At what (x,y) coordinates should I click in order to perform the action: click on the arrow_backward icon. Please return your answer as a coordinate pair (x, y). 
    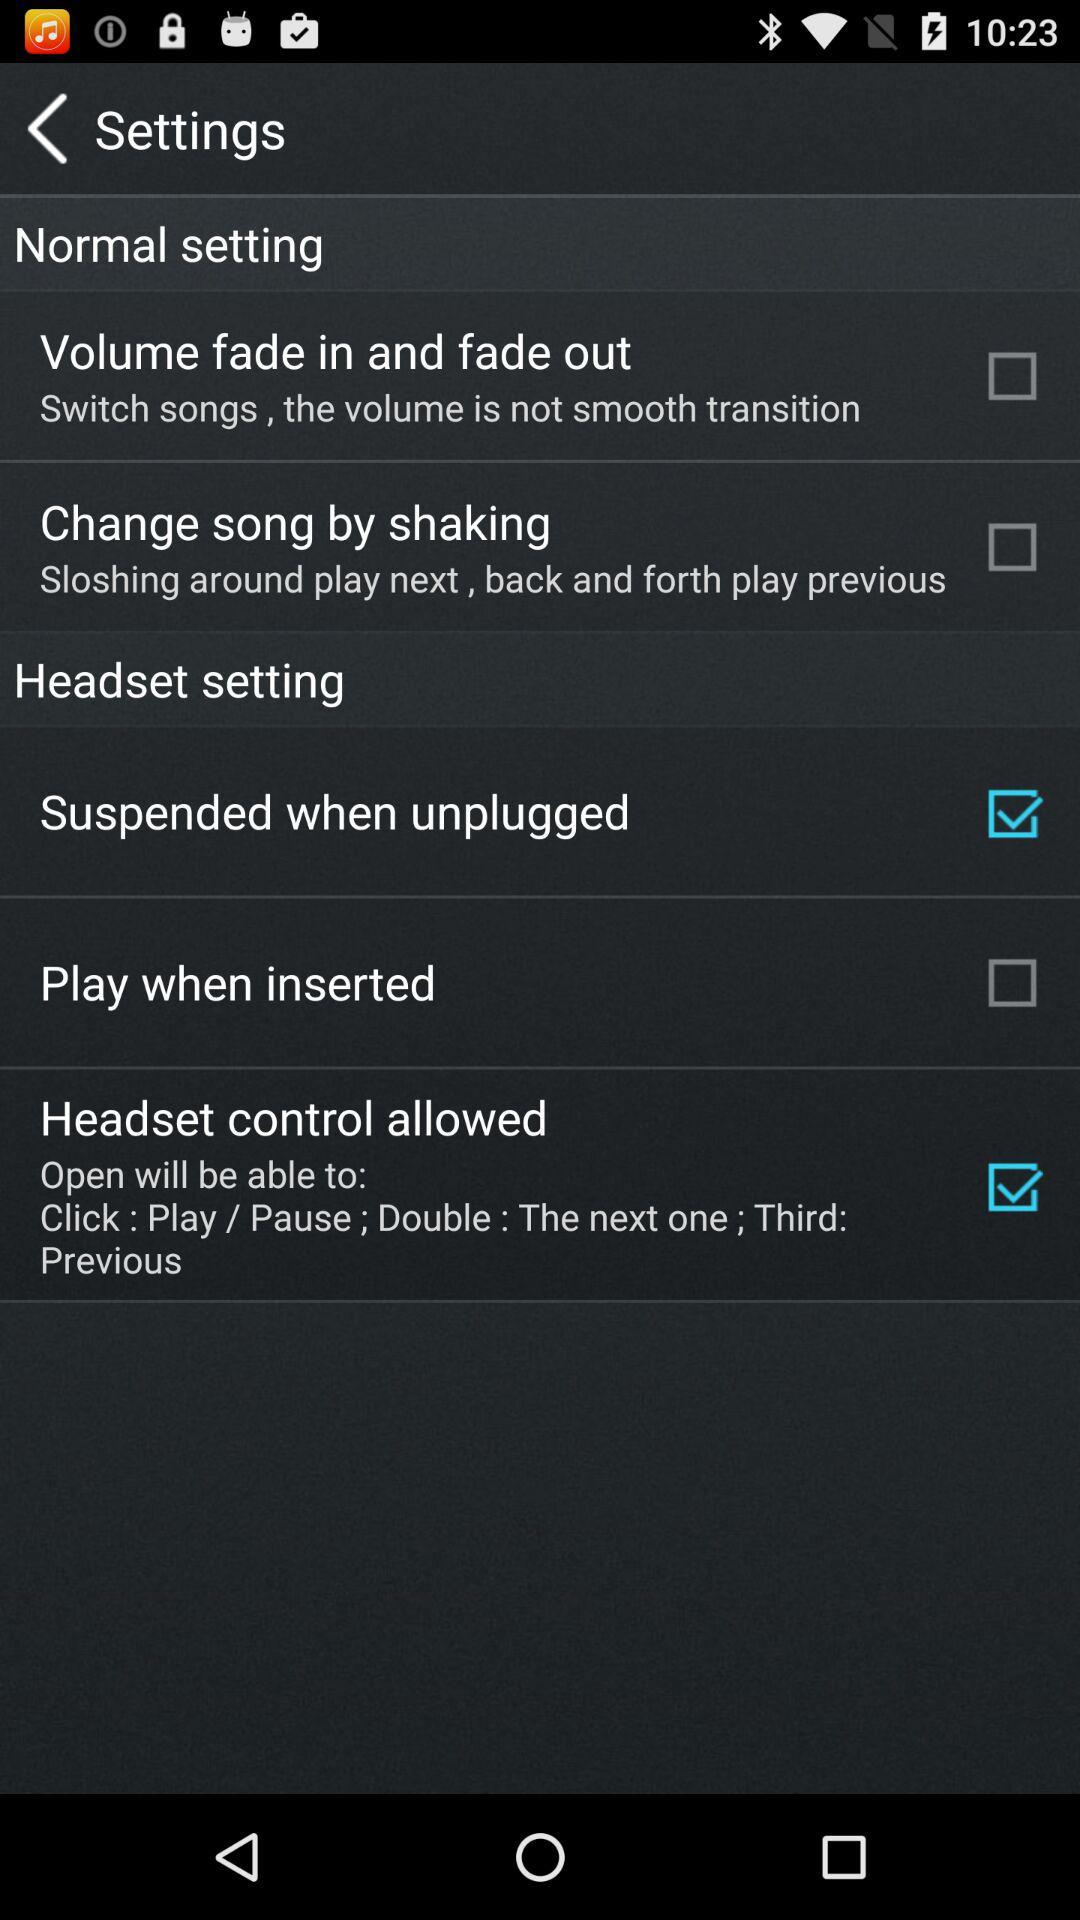
    Looking at the image, I should click on (46, 136).